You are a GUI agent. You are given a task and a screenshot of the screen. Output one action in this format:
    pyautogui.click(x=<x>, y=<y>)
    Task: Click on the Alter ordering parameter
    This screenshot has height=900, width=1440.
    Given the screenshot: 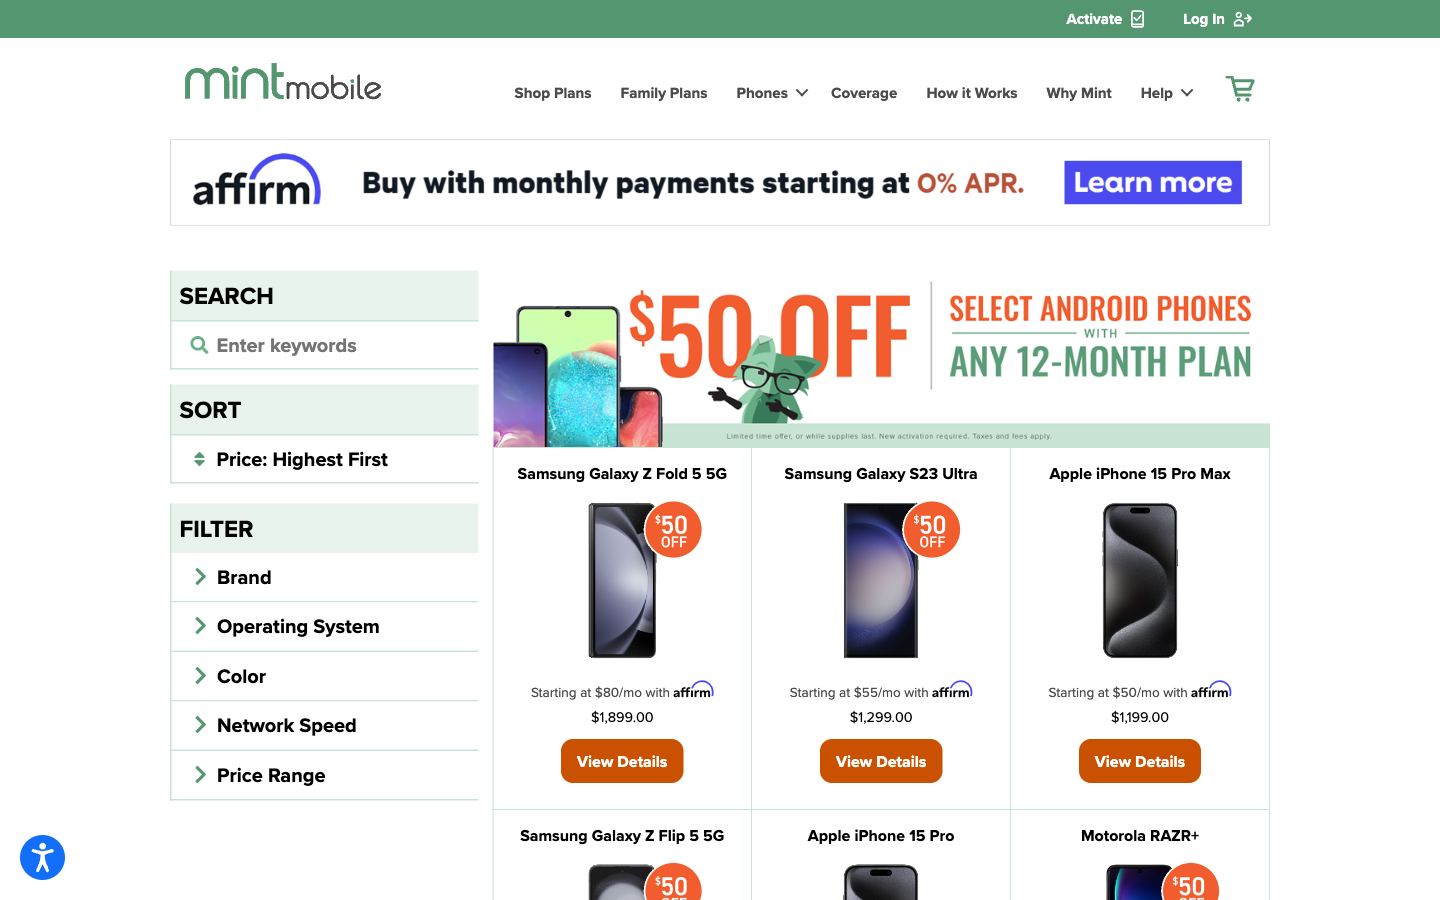 What is the action you would take?
    pyautogui.click(x=324, y=457)
    